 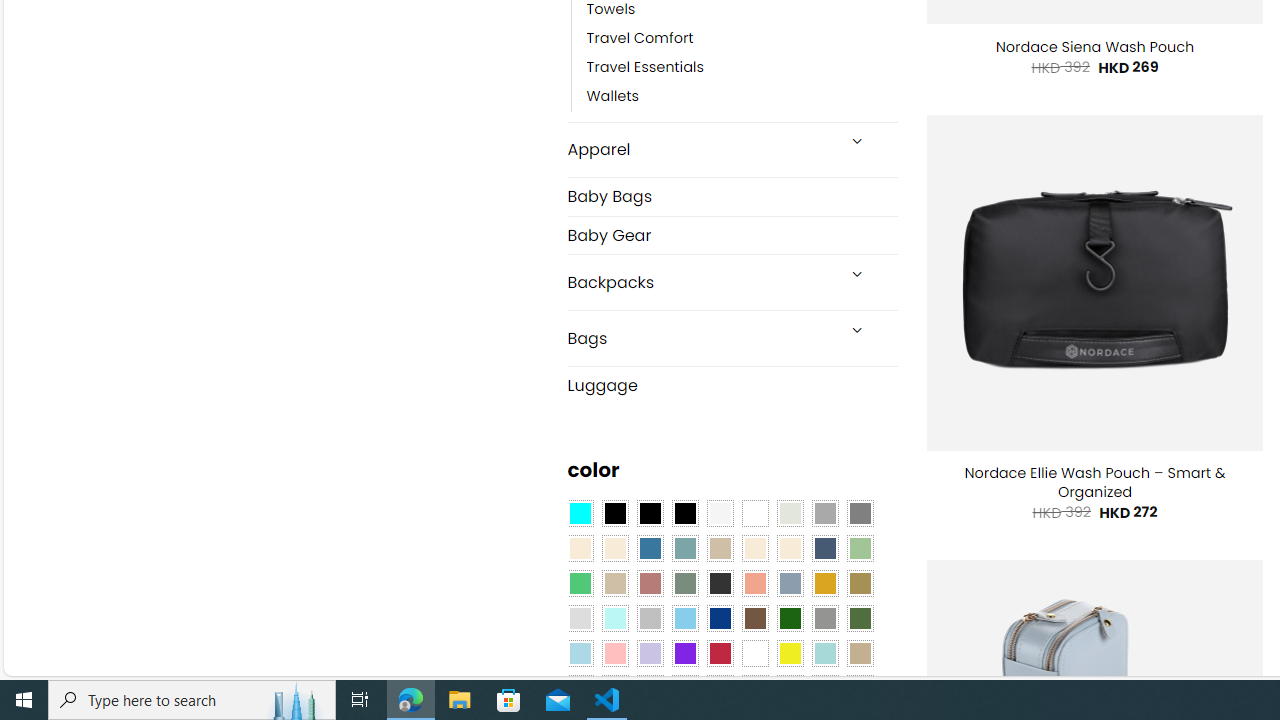 What do you see at coordinates (860, 513) in the screenshot?
I see `'All Gray'` at bounding box center [860, 513].